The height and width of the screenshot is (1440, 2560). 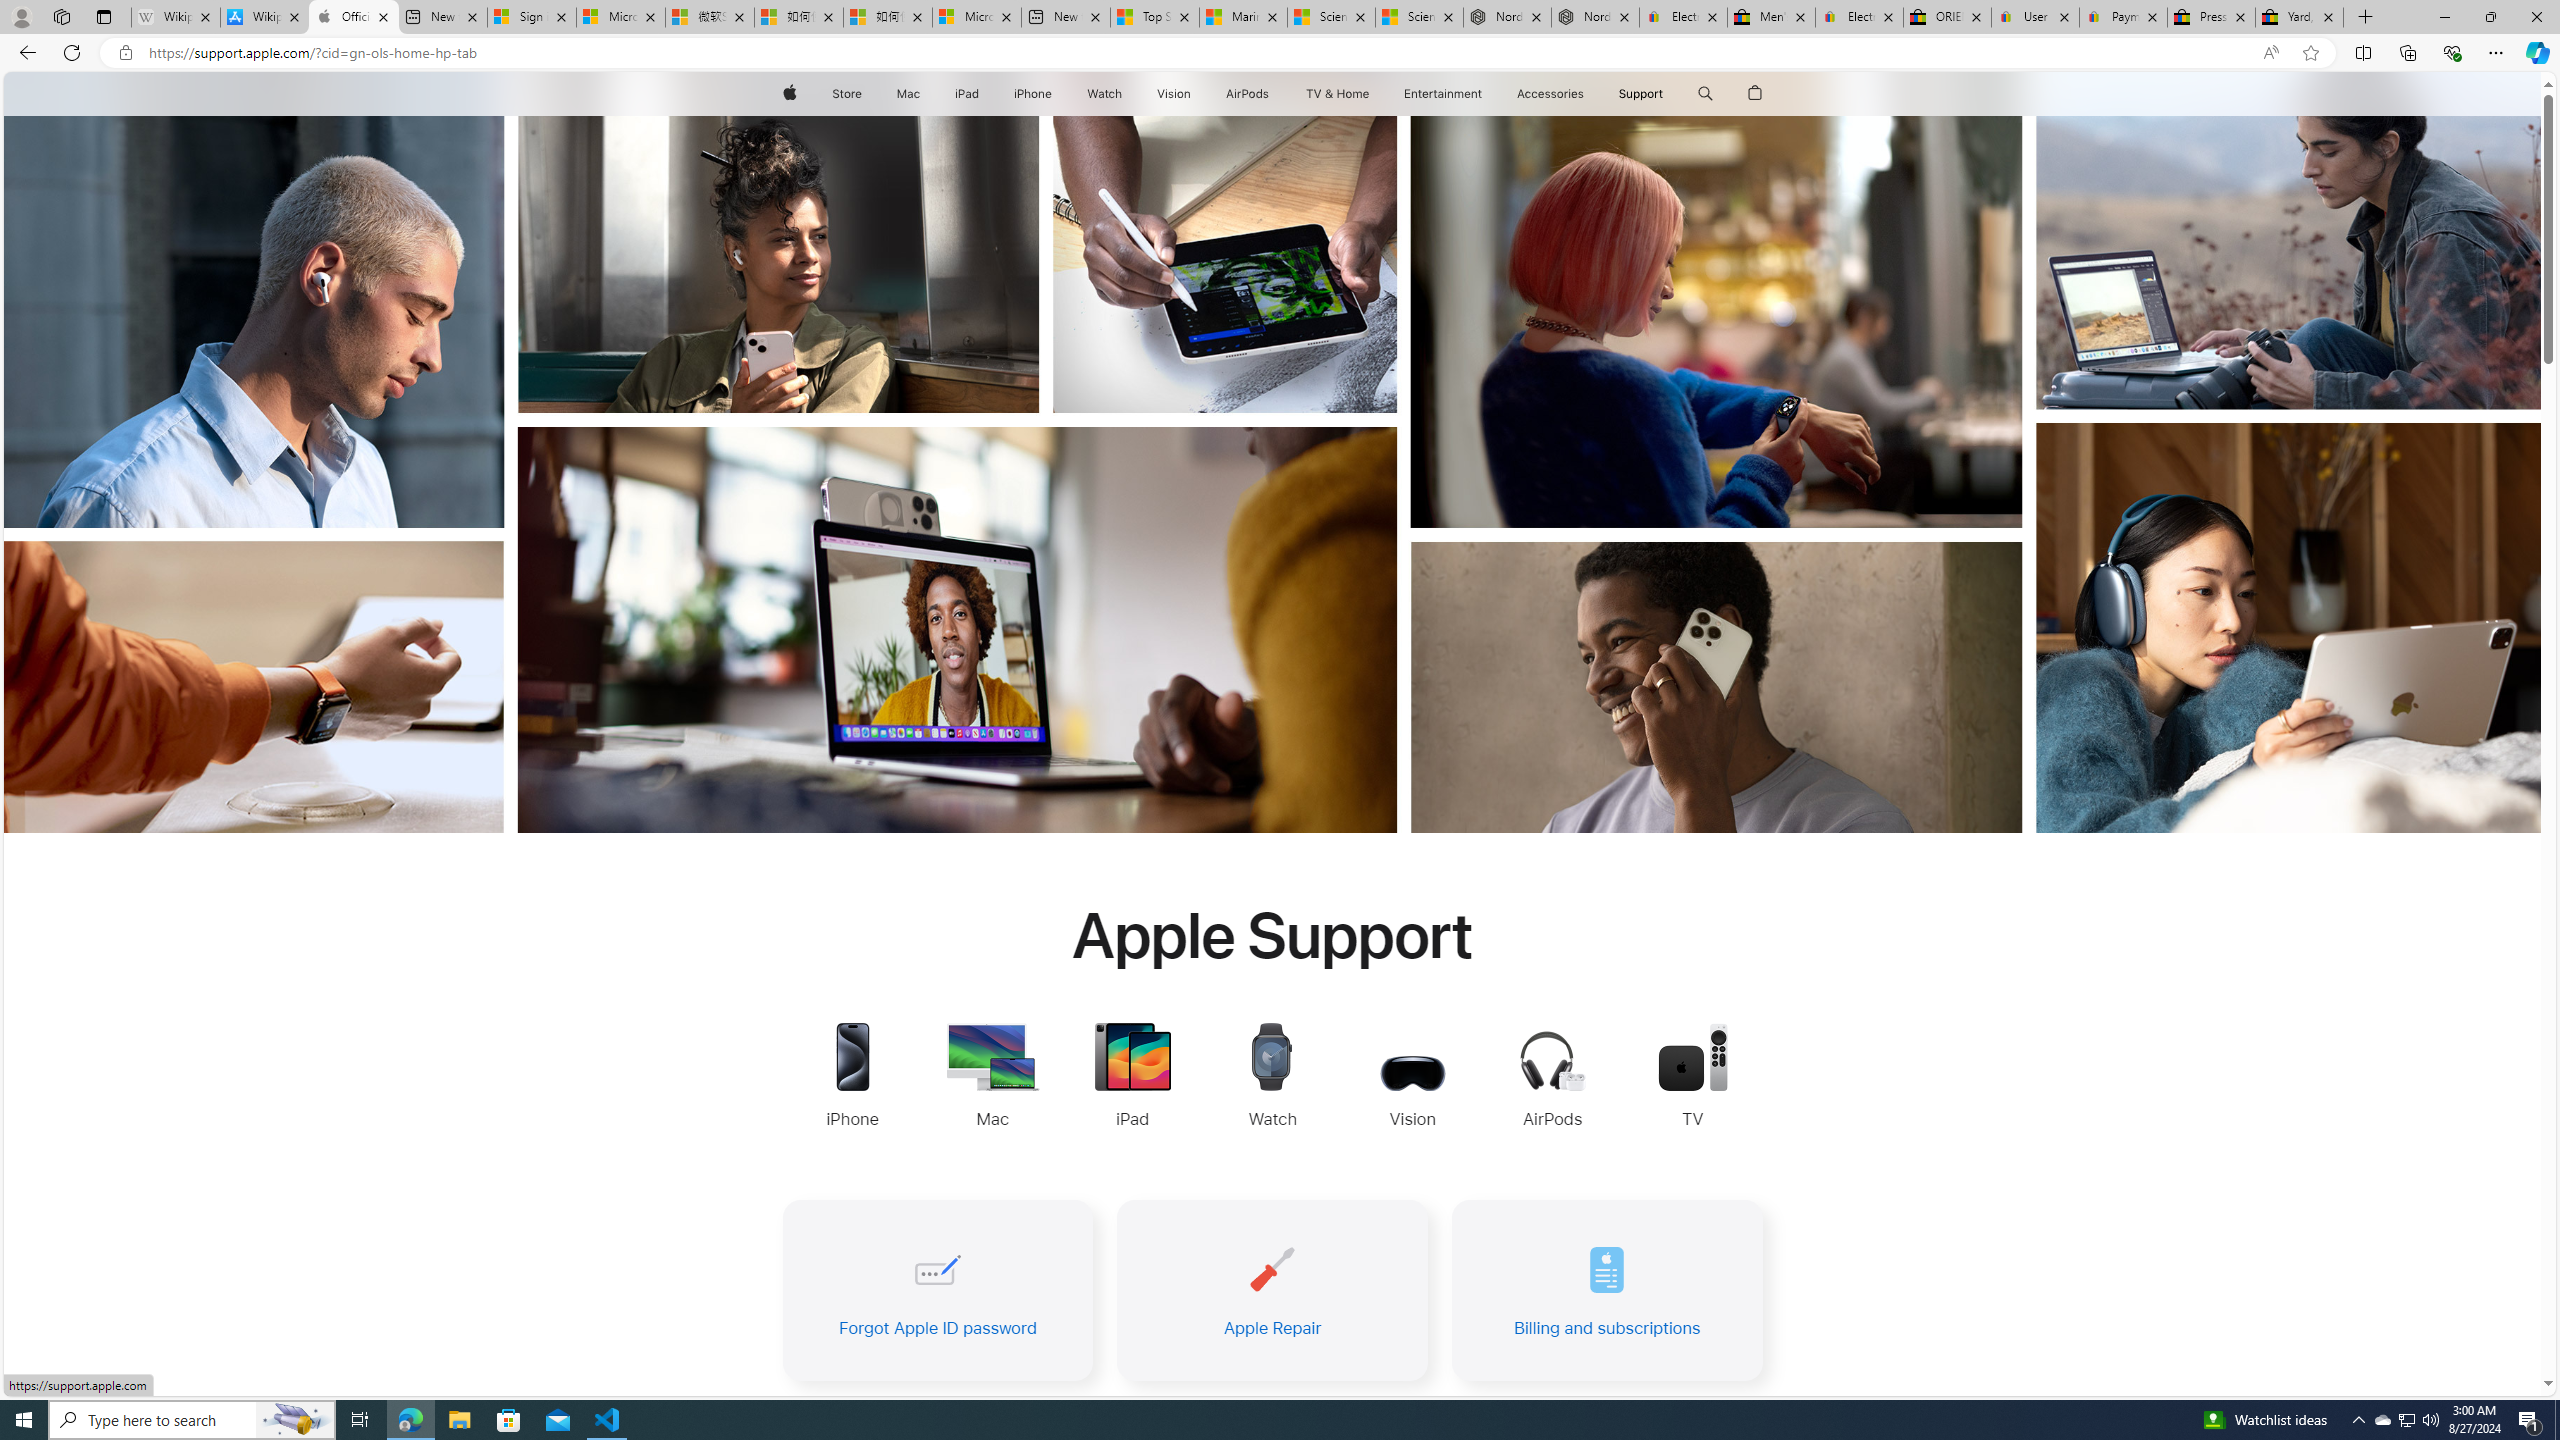 What do you see at coordinates (1667, 93) in the screenshot?
I see `'Support menu'` at bounding box center [1667, 93].